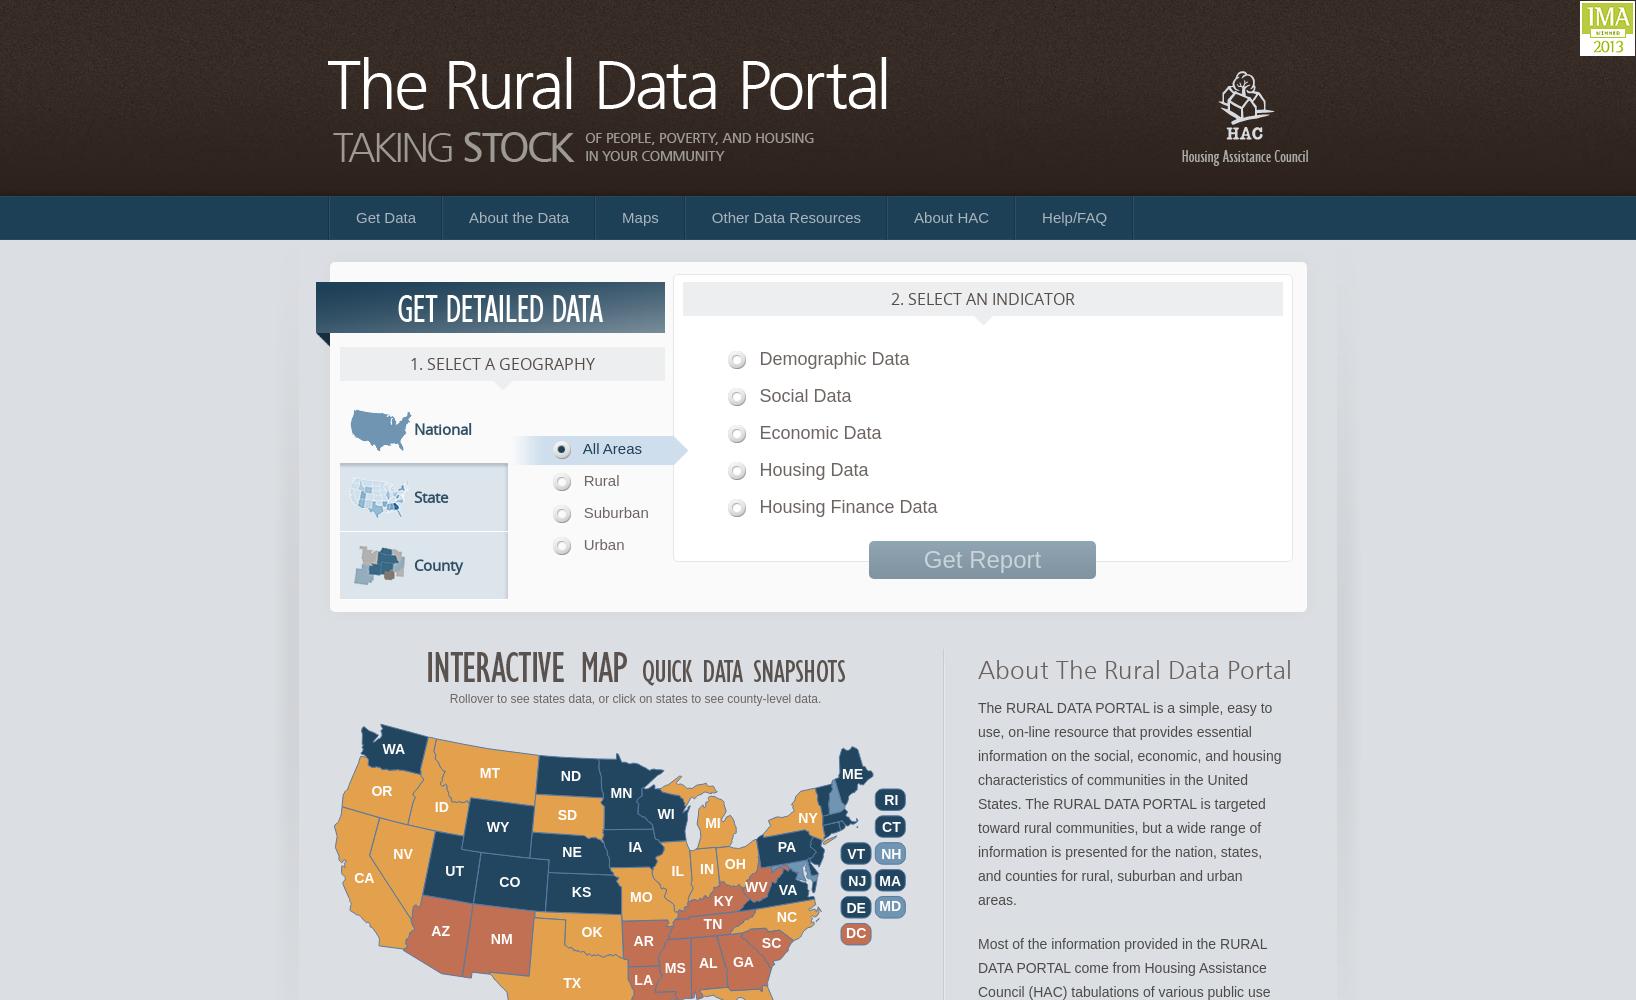  What do you see at coordinates (501, 363) in the screenshot?
I see `'1. Select a Geography'` at bounding box center [501, 363].